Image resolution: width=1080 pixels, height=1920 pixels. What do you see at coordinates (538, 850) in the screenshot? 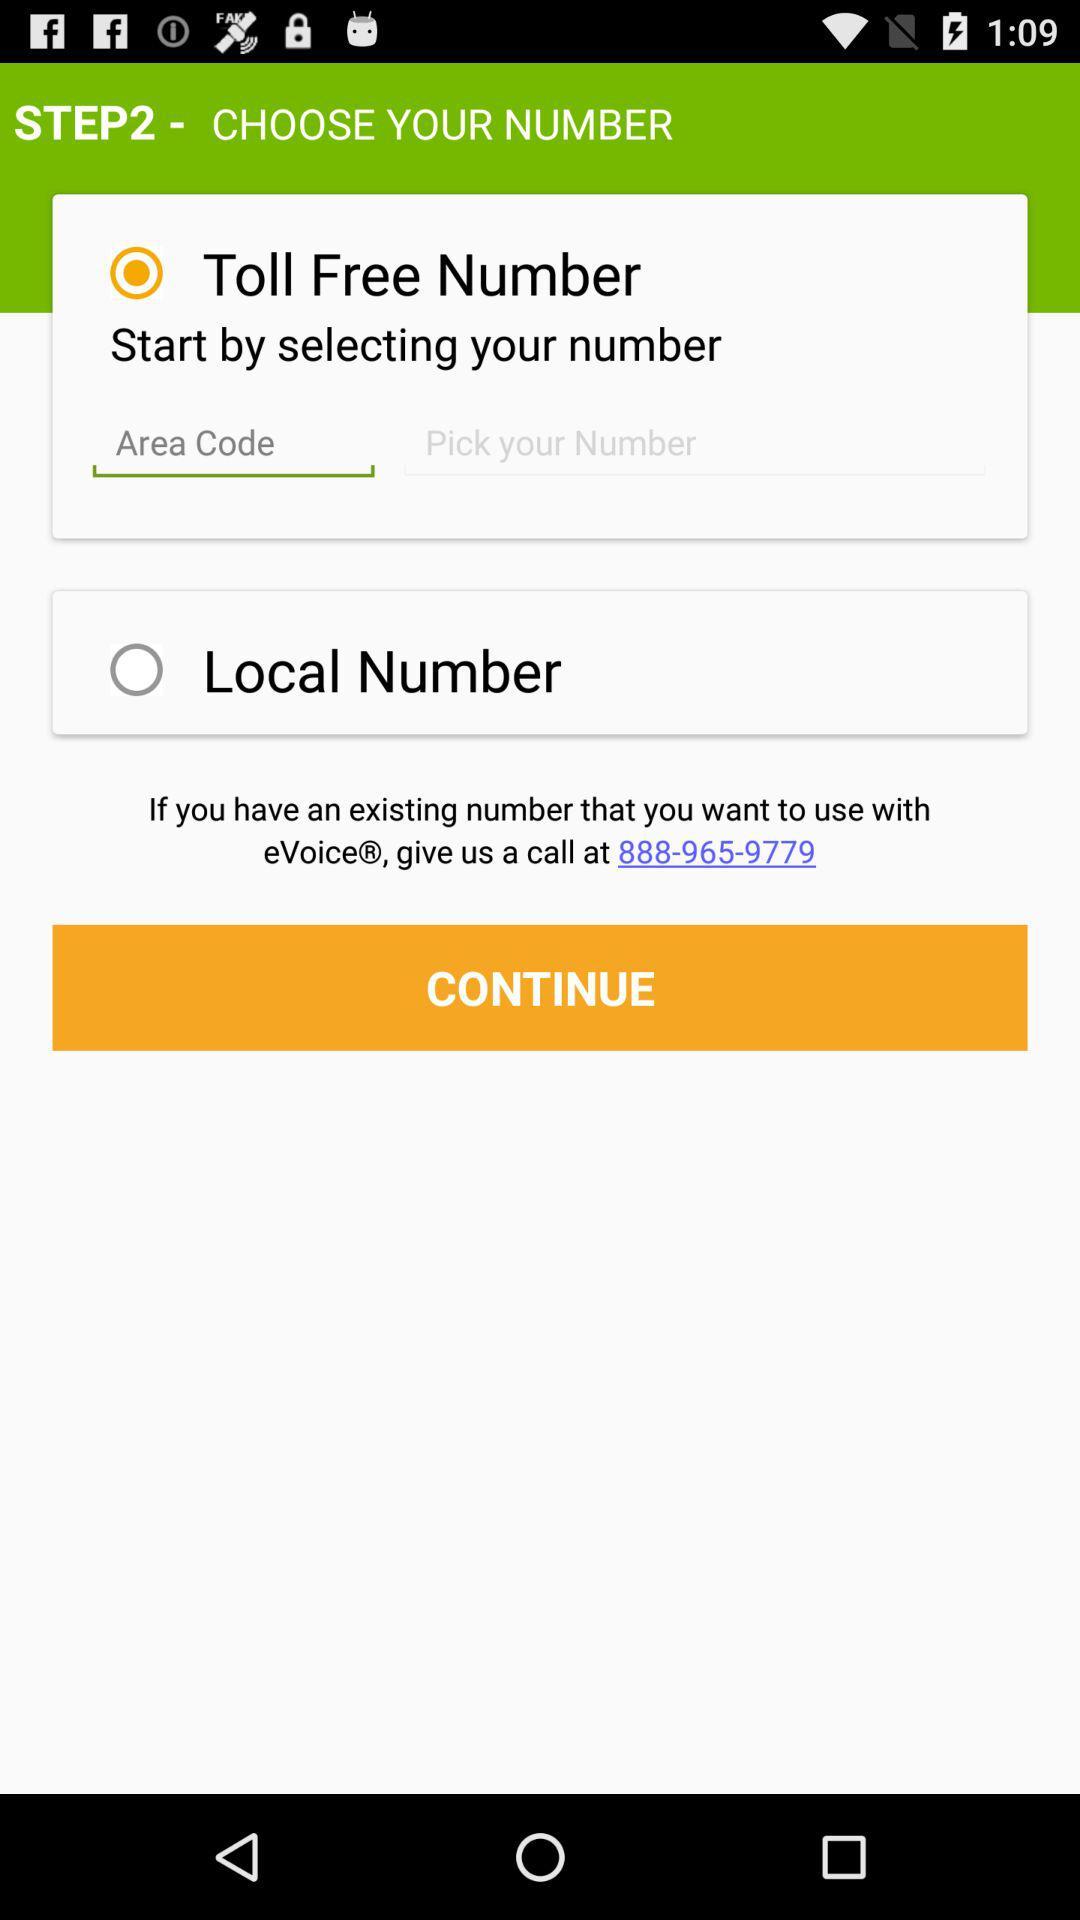
I see `the app below if you have icon` at bounding box center [538, 850].